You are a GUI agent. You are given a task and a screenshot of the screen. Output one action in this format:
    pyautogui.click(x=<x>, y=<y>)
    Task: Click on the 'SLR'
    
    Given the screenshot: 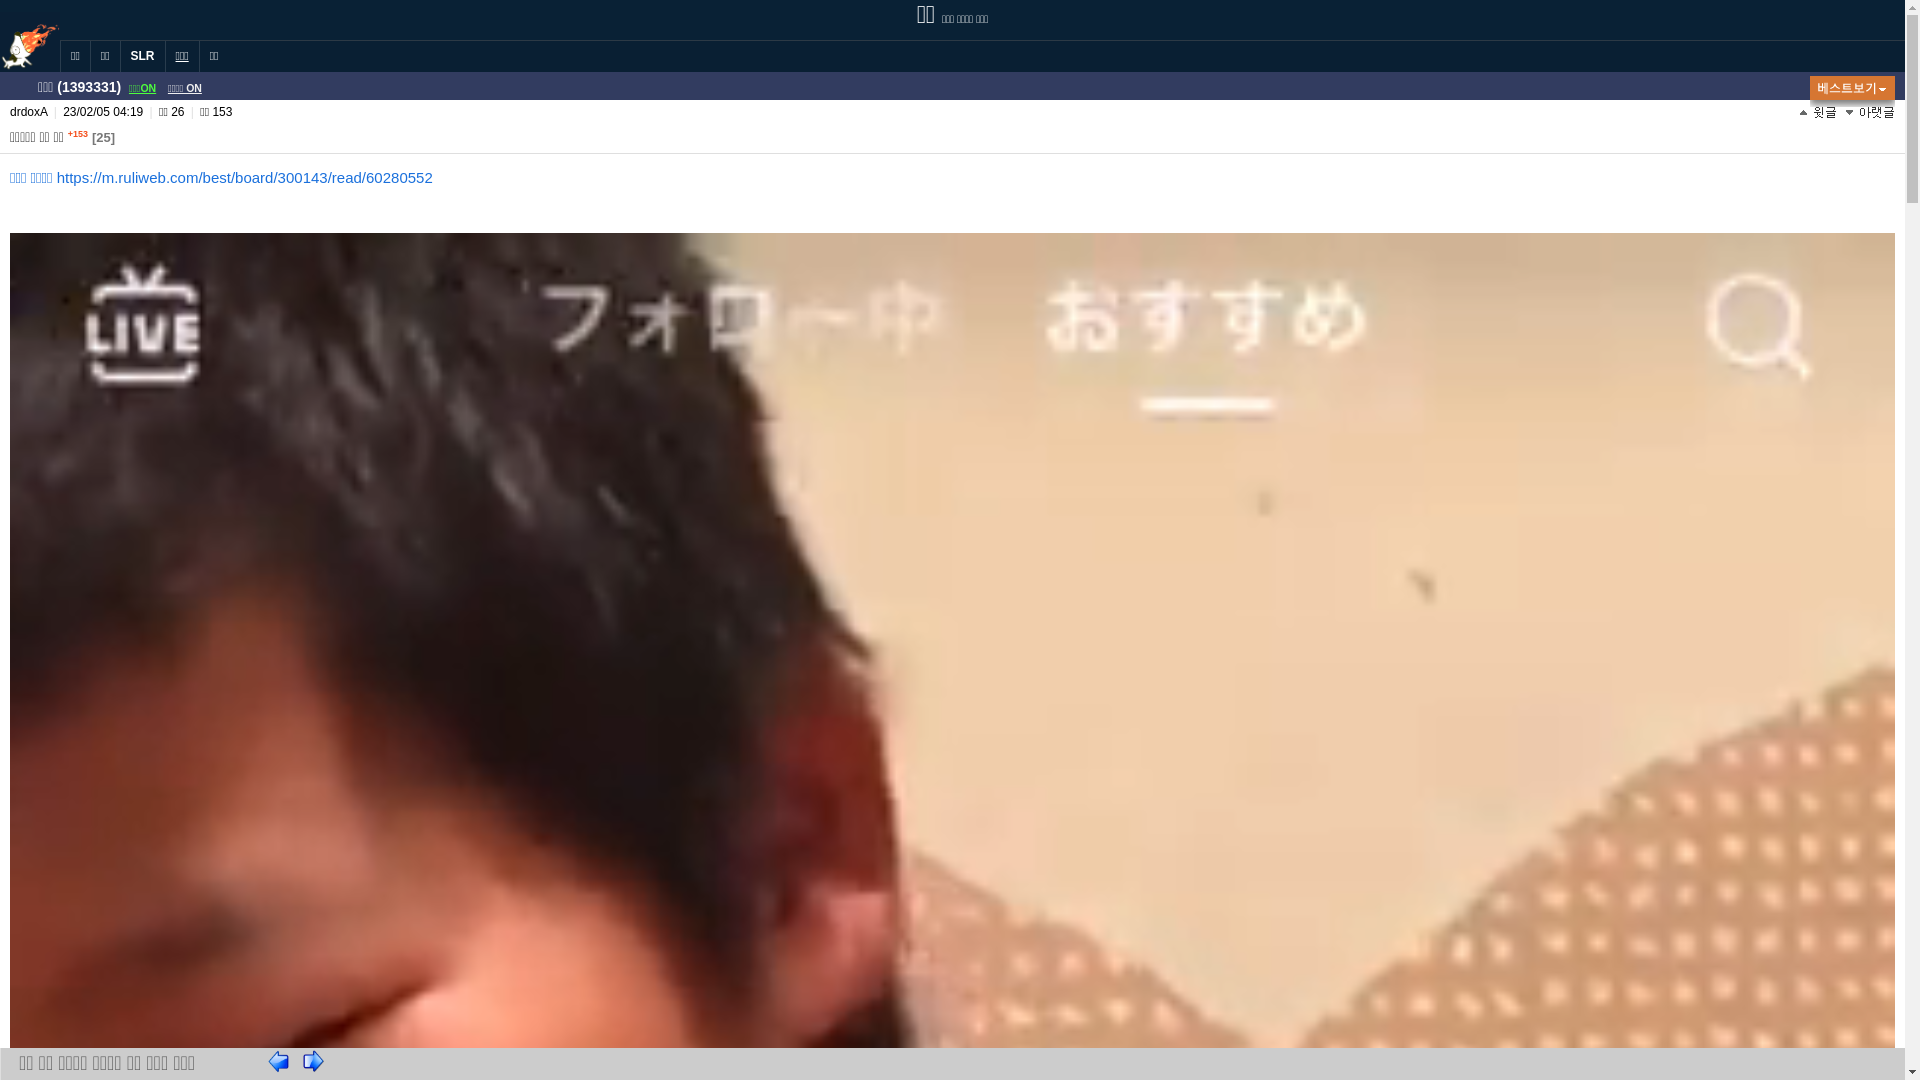 What is the action you would take?
    pyautogui.click(x=141, y=55)
    